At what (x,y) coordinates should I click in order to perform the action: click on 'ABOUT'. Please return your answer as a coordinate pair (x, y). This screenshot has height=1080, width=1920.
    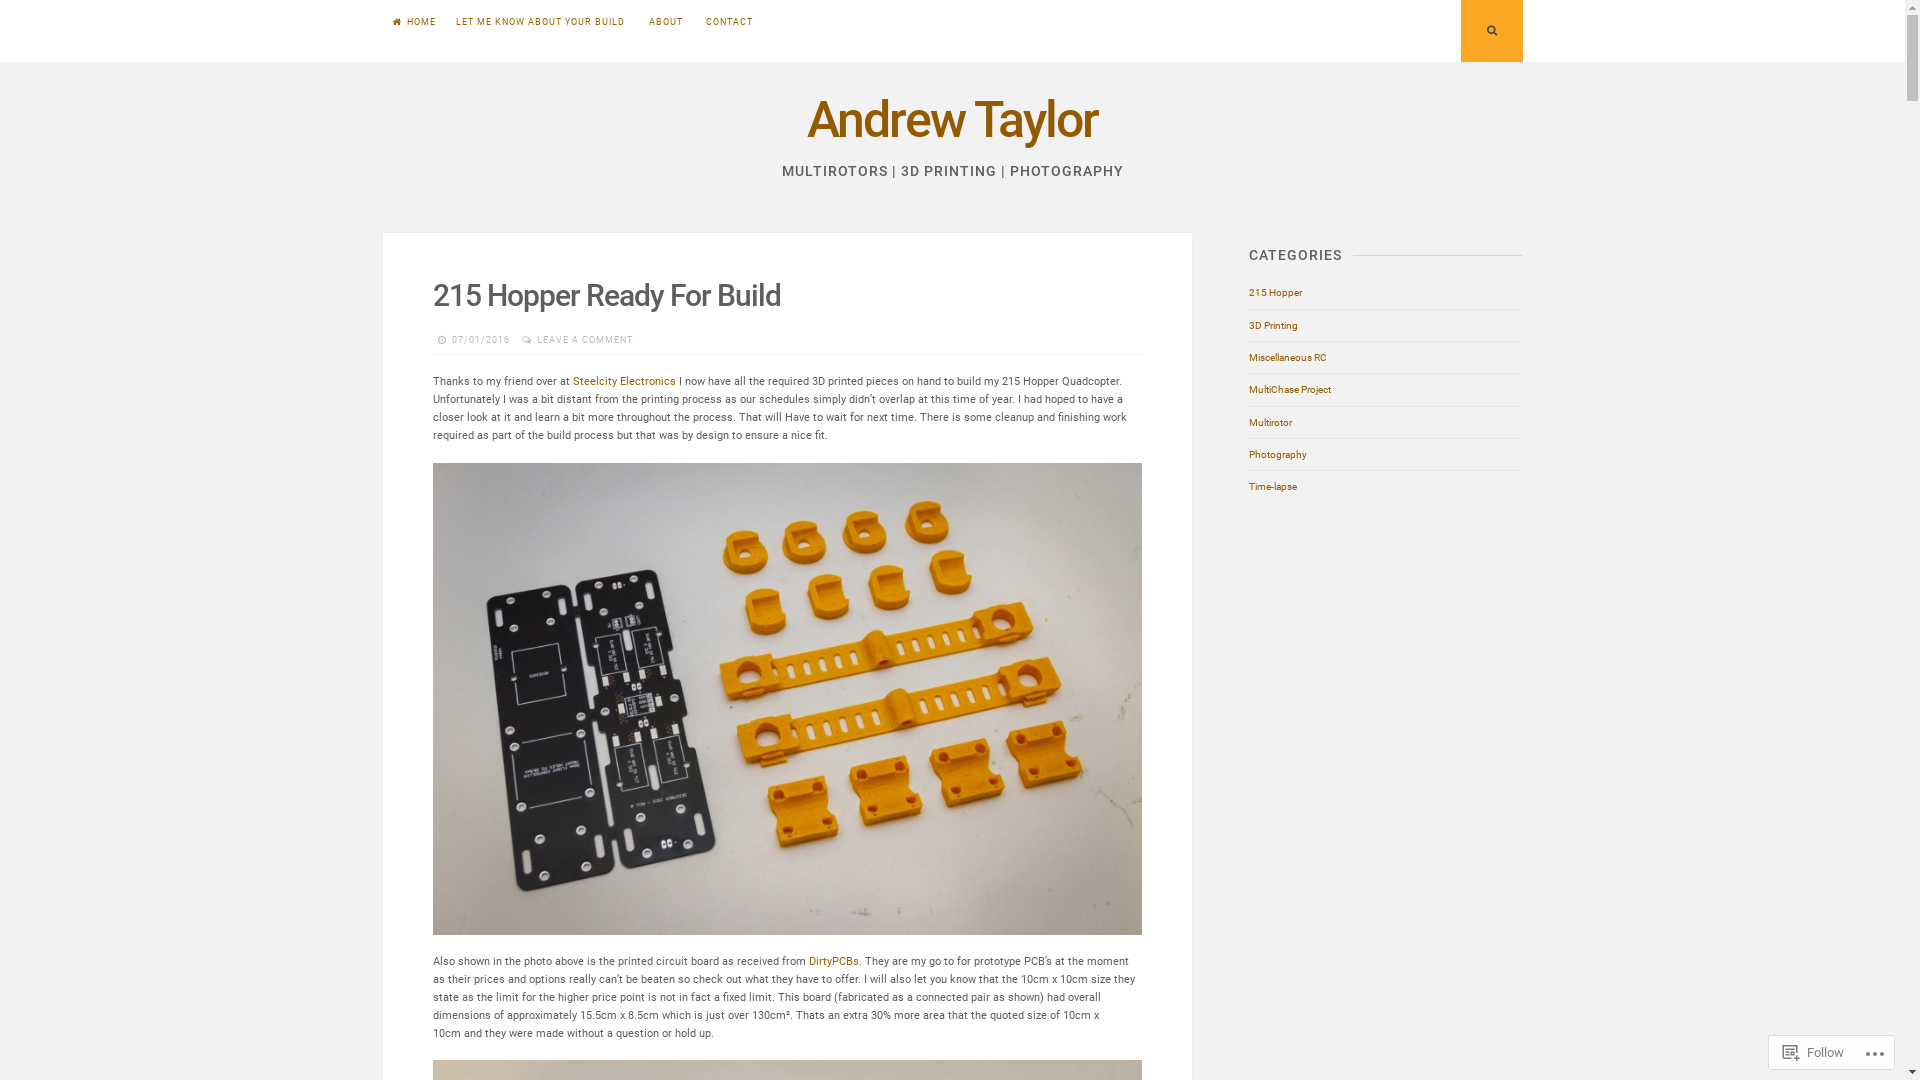
    Looking at the image, I should click on (665, 22).